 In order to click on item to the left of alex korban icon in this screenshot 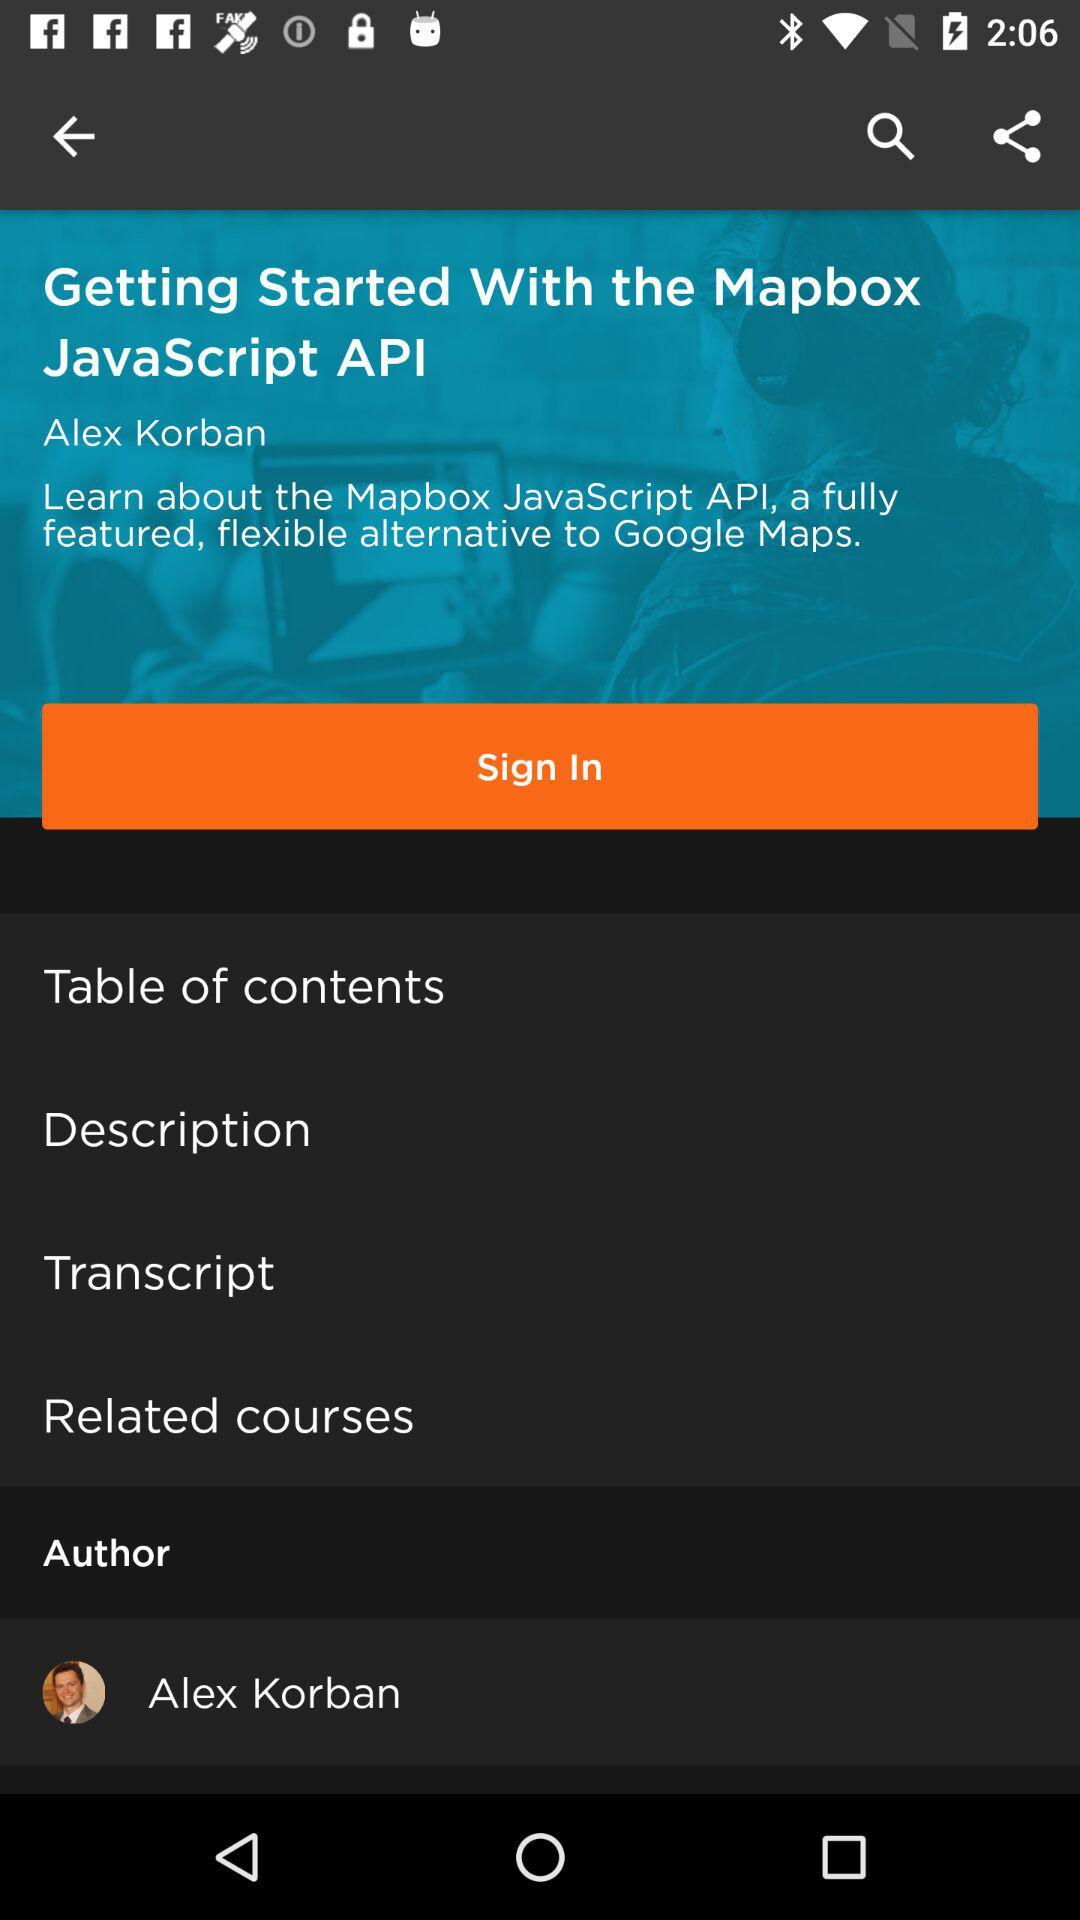, I will do `click(72, 1690)`.